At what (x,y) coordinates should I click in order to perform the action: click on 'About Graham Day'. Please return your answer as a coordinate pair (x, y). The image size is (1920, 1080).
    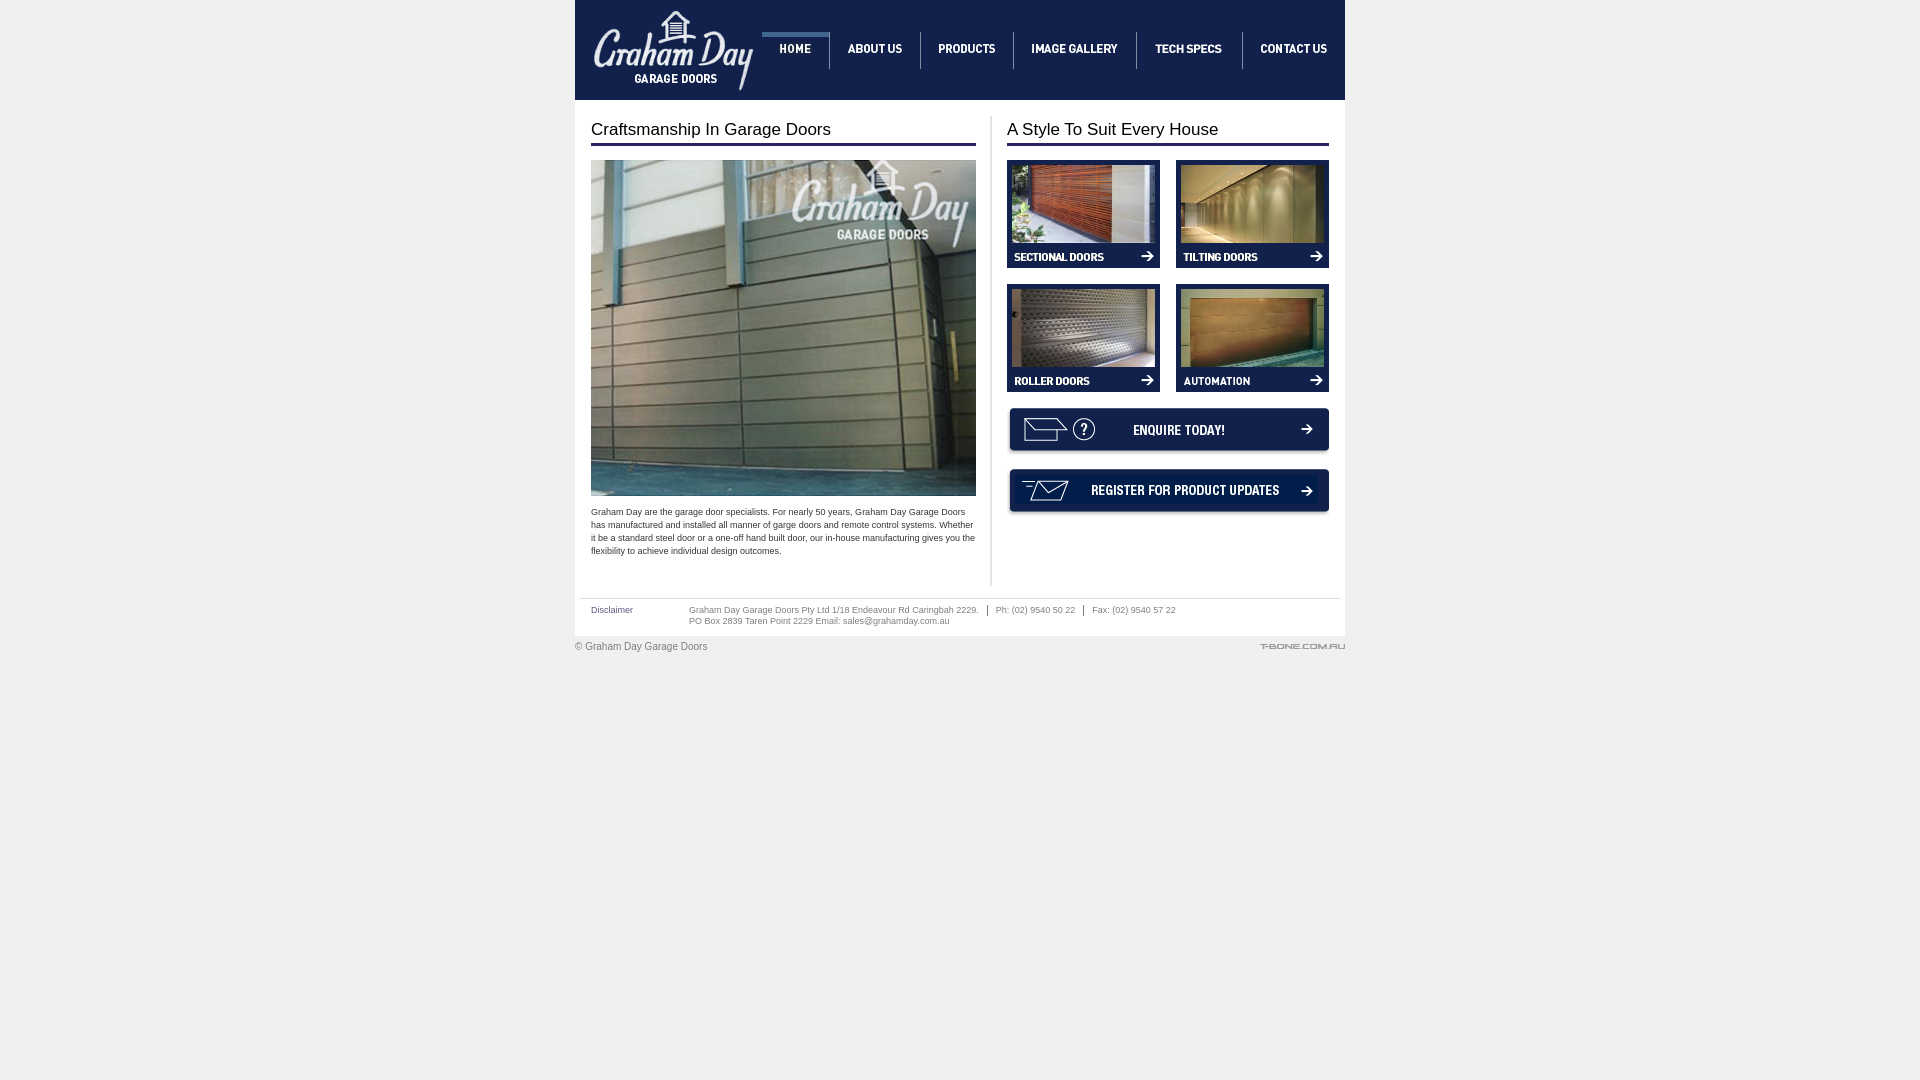
    Looking at the image, I should click on (874, 49).